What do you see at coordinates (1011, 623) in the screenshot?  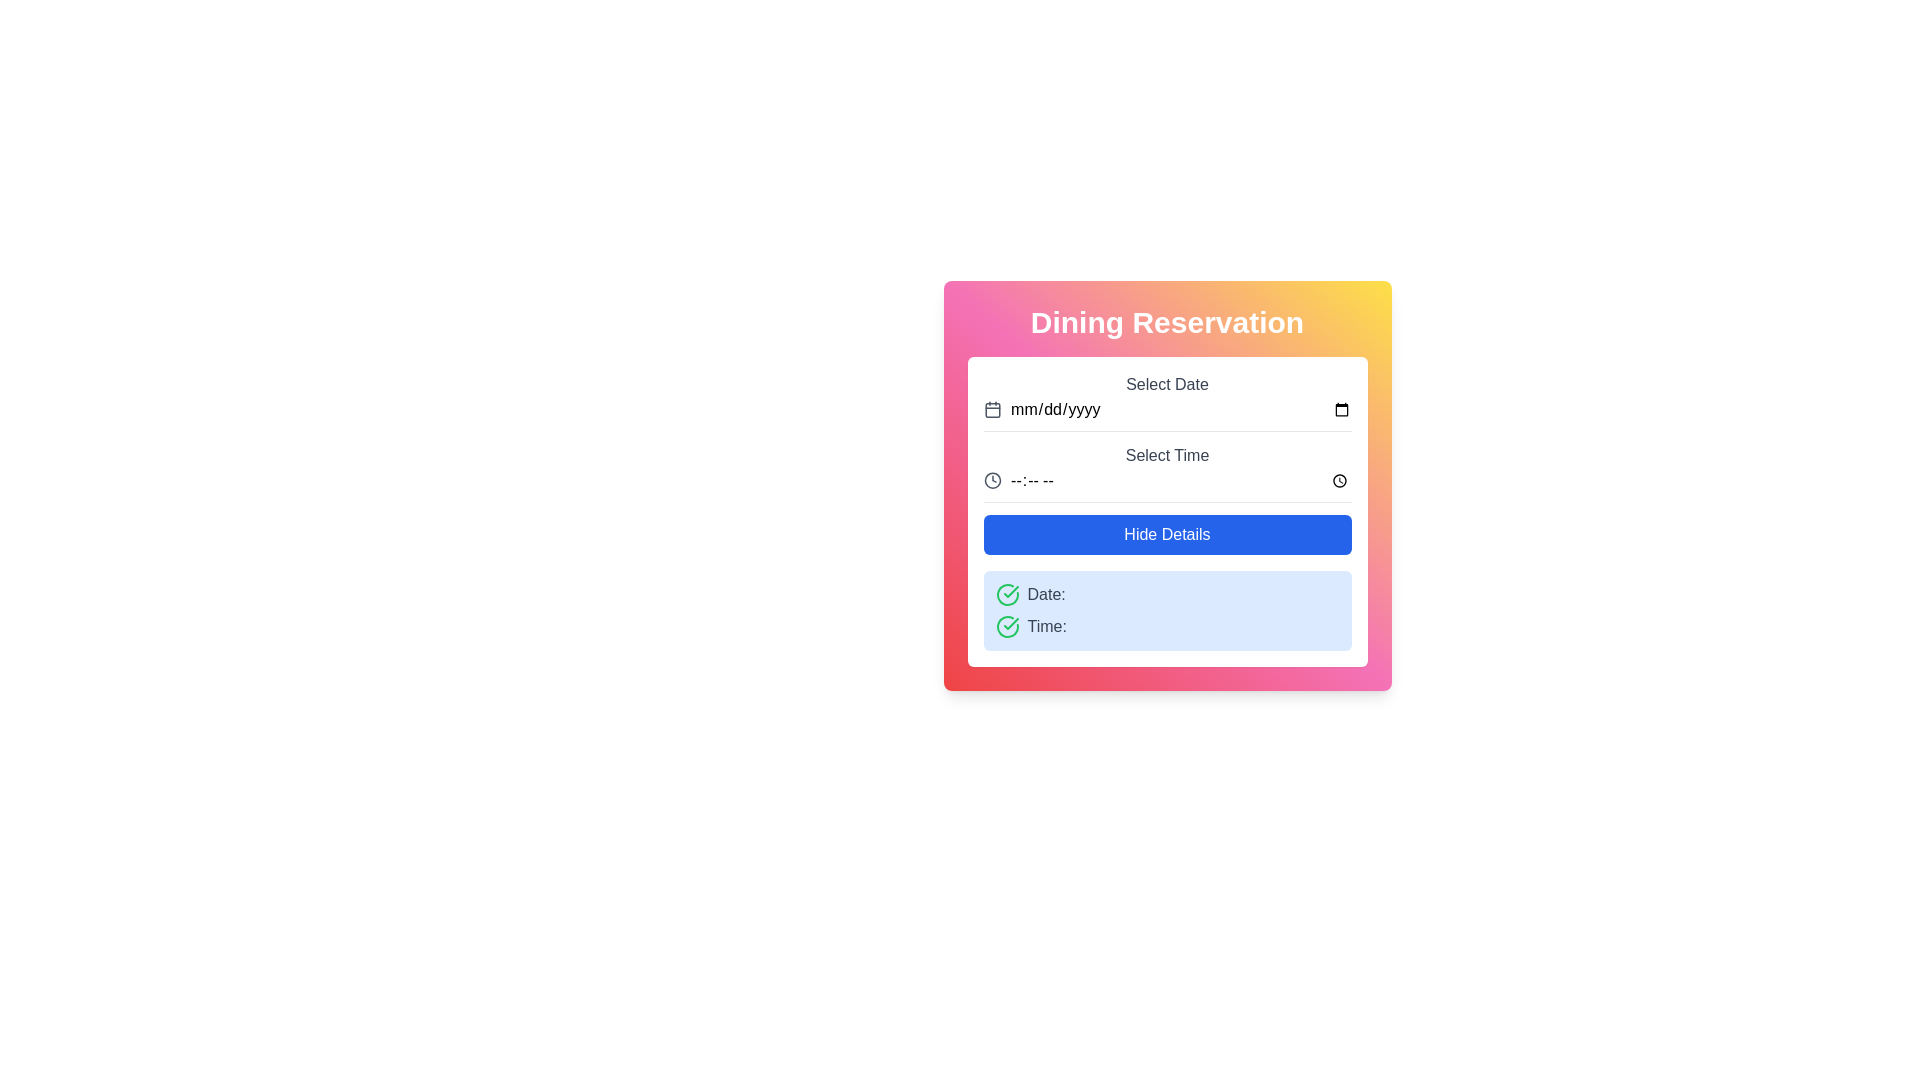 I see `the visual confirmation icon in the lower-left corner of the date selection widget, next to the 'Date:' label` at bounding box center [1011, 623].